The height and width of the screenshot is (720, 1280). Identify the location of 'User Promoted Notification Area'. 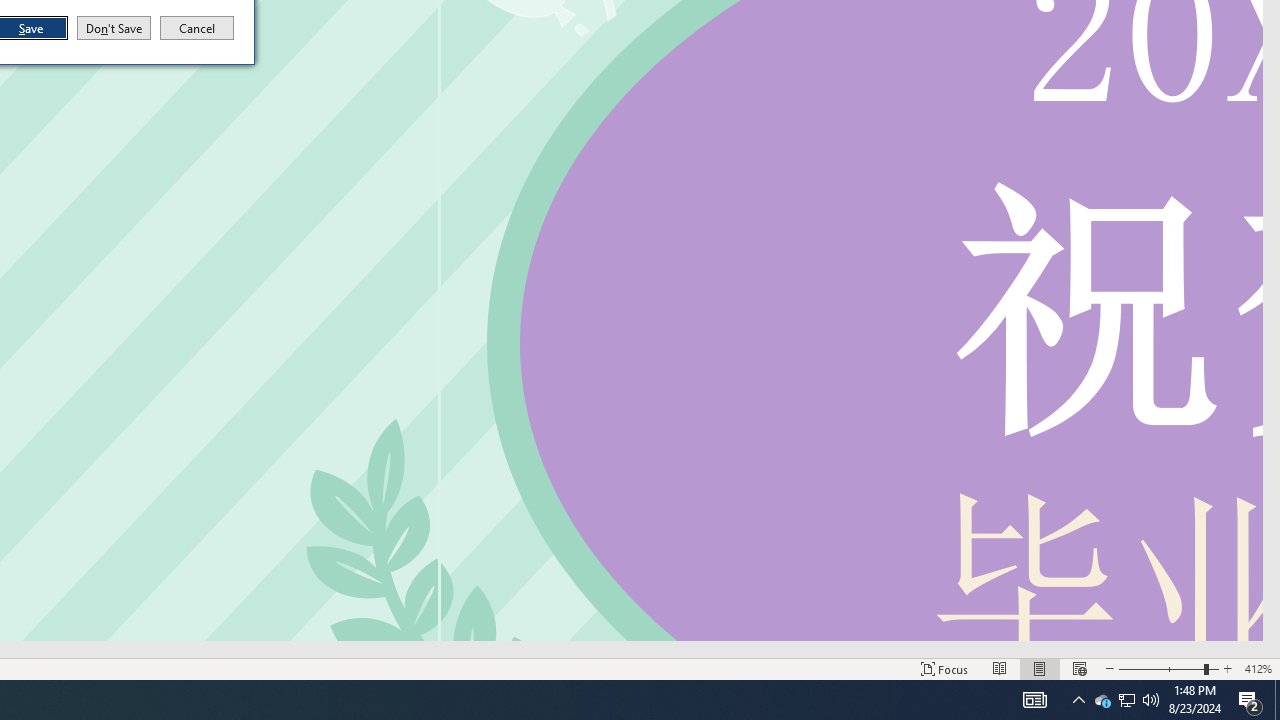
(1127, 698).